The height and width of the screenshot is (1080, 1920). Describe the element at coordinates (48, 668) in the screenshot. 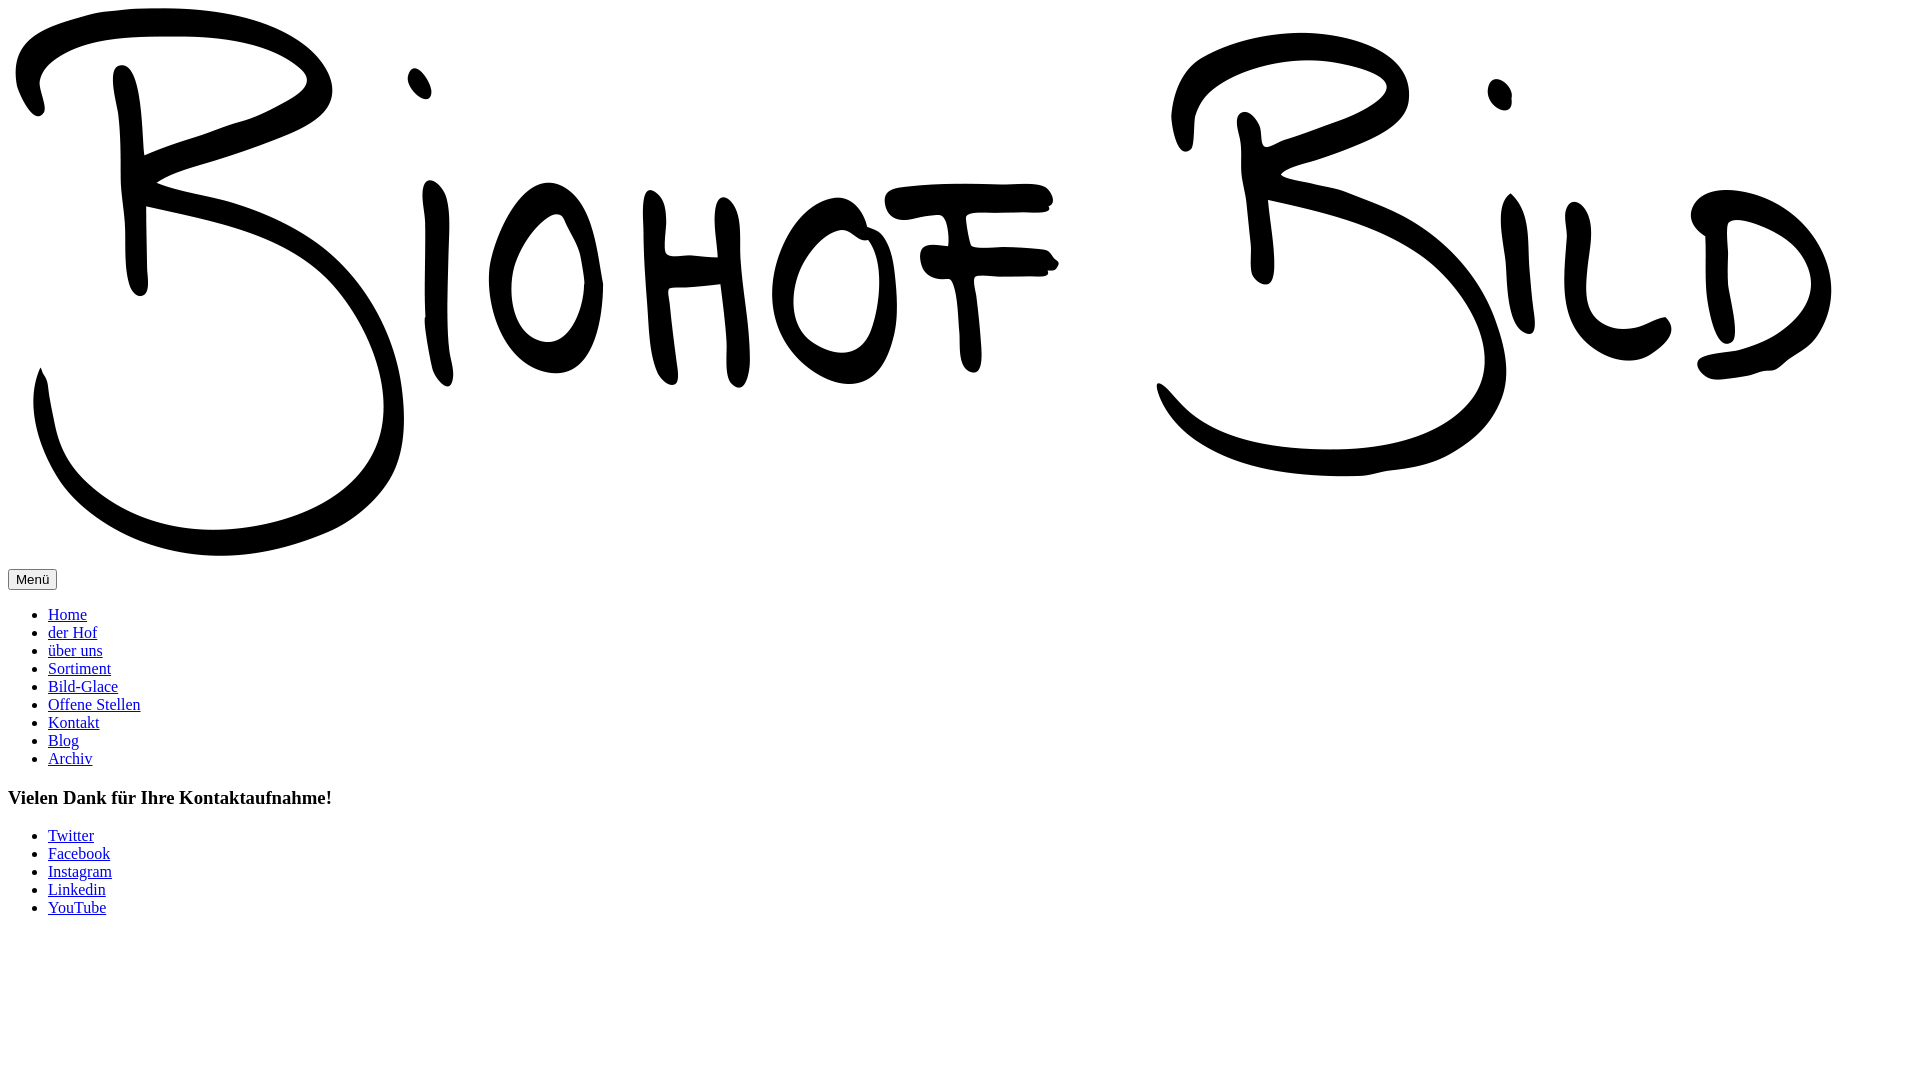

I see `'Sortiment'` at that location.